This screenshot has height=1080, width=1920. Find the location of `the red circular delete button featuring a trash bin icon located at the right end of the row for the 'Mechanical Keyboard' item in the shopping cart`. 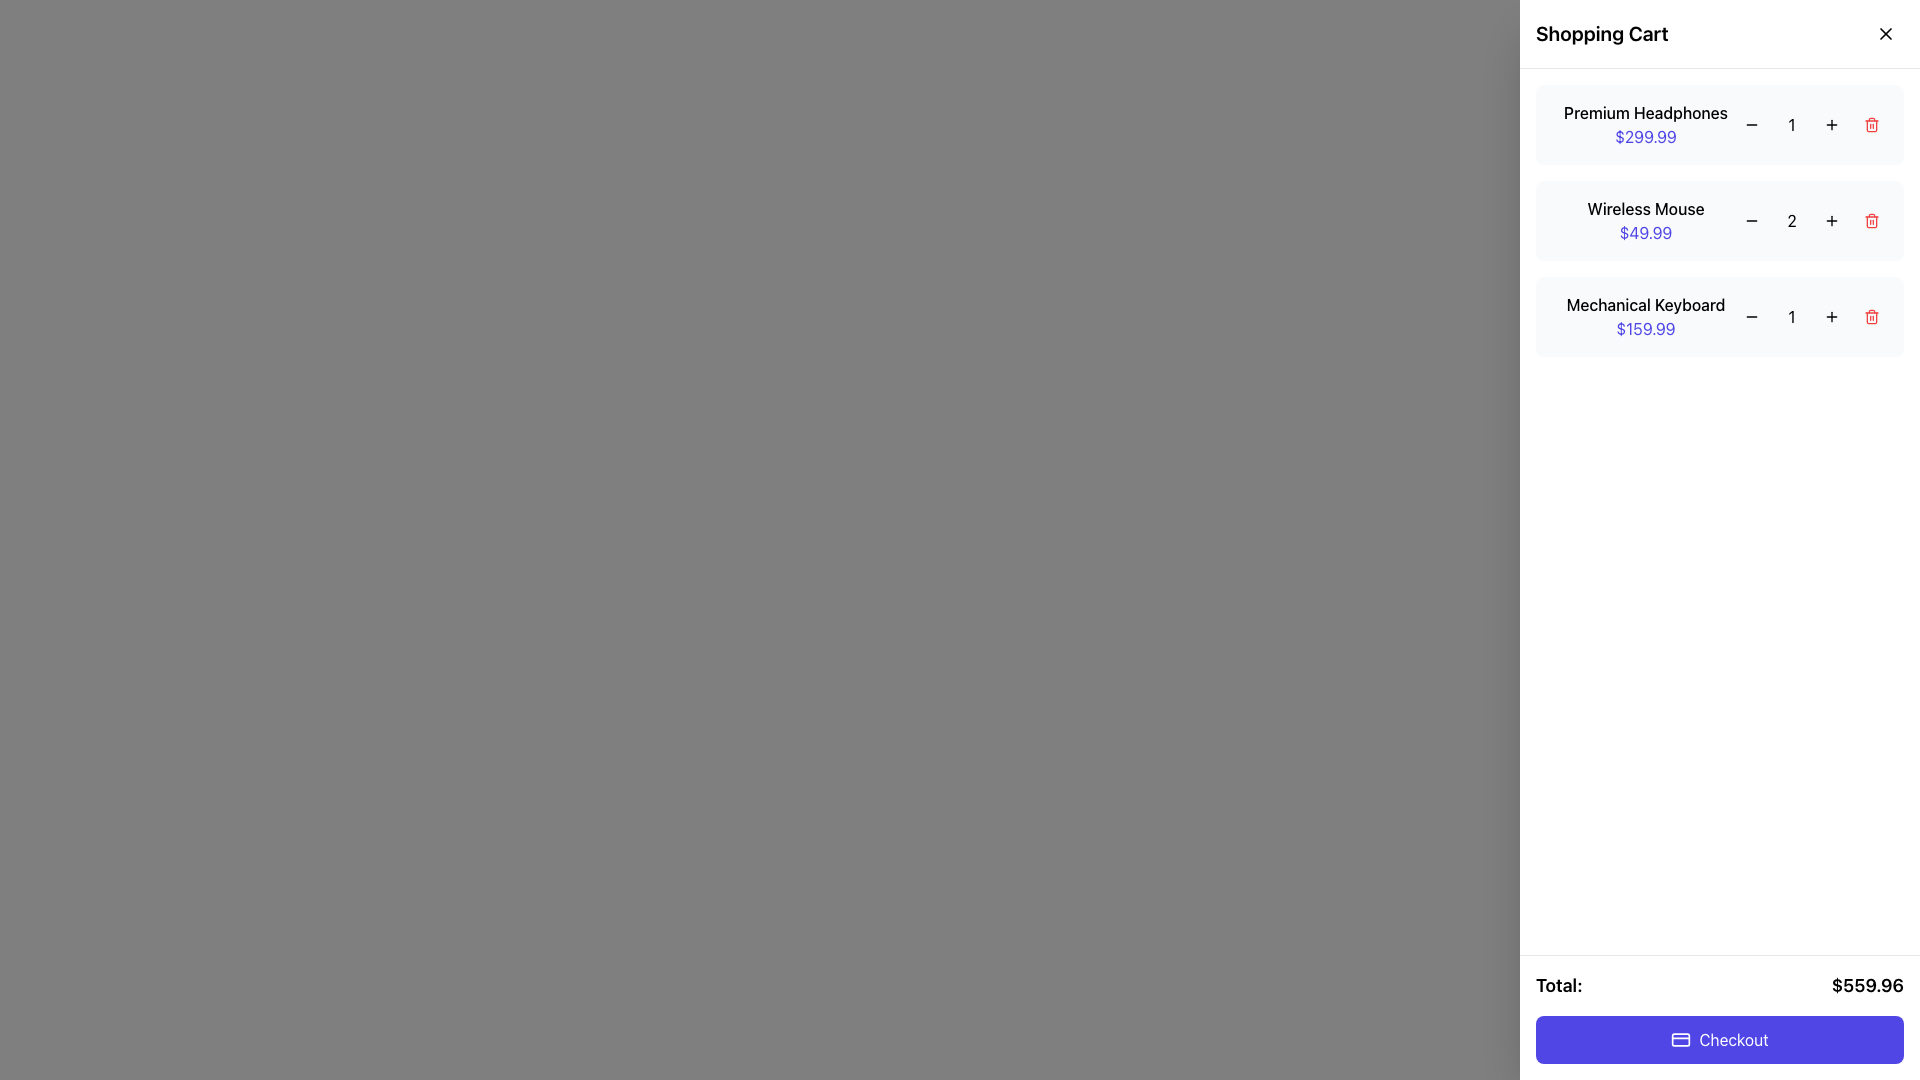

the red circular delete button featuring a trash bin icon located at the right end of the row for the 'Mechanical Keyboard' item in the shopping cart is located at coordinates (1871, 315).